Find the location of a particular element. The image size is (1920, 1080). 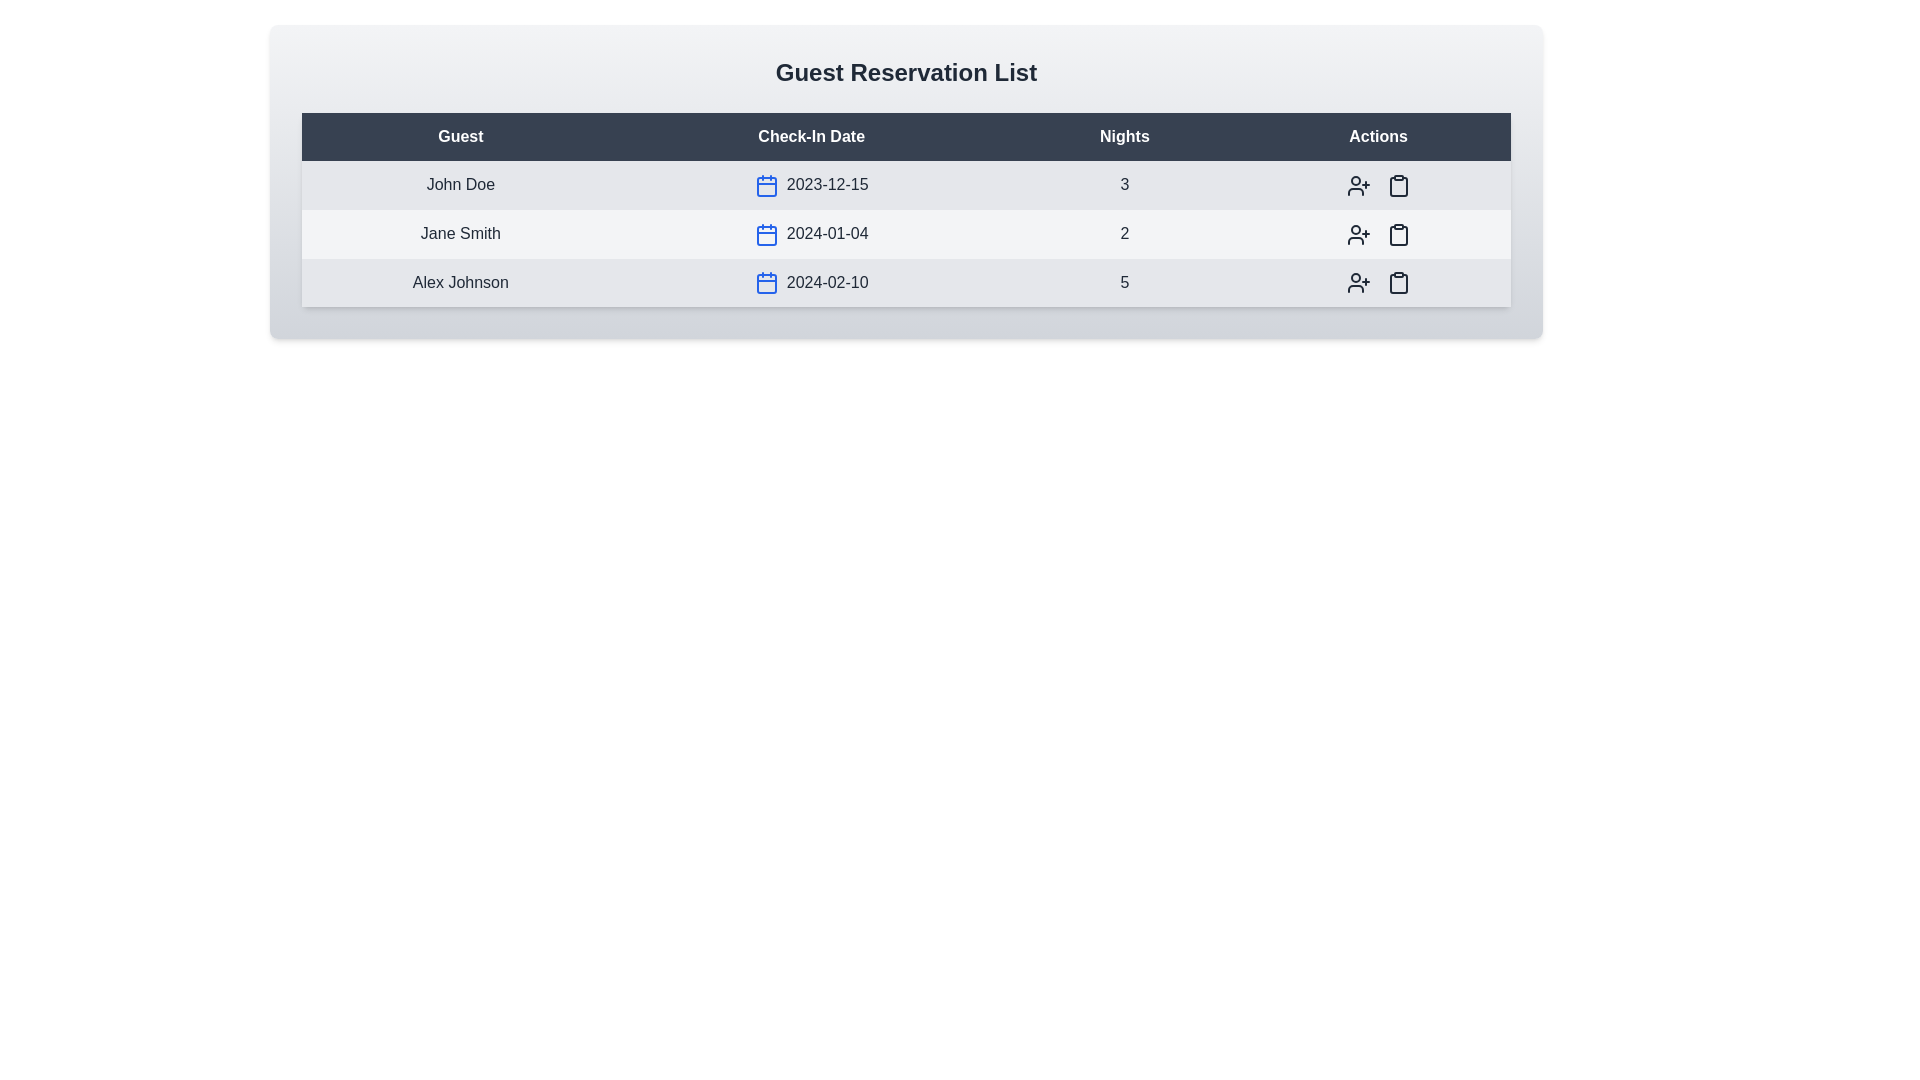

the calendar icon in the first row of the 'Check-In Date' column of the 'Guest Reservation List' table, which is located to the left of the text '2023-12-15' is located at coordinates (765, 185).